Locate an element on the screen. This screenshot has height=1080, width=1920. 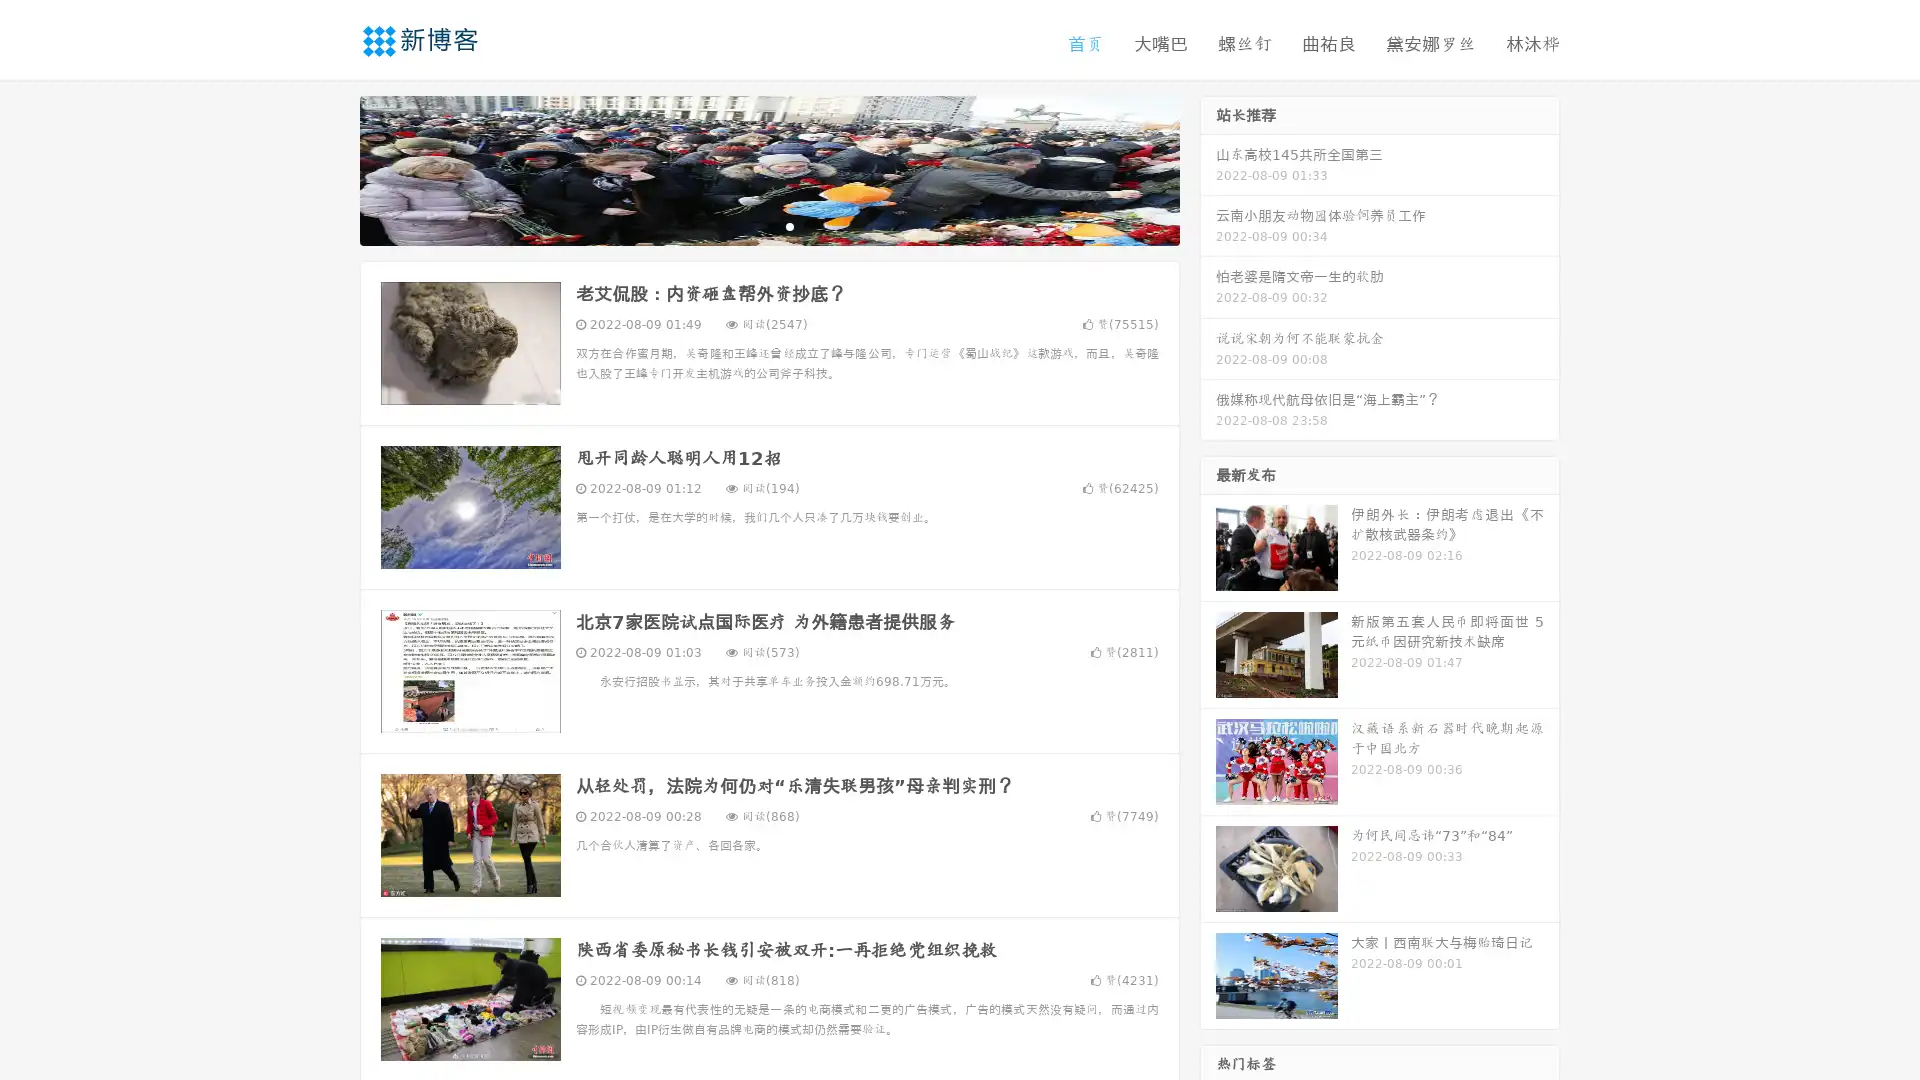
Previous slide is located at coordinates (330, 168).